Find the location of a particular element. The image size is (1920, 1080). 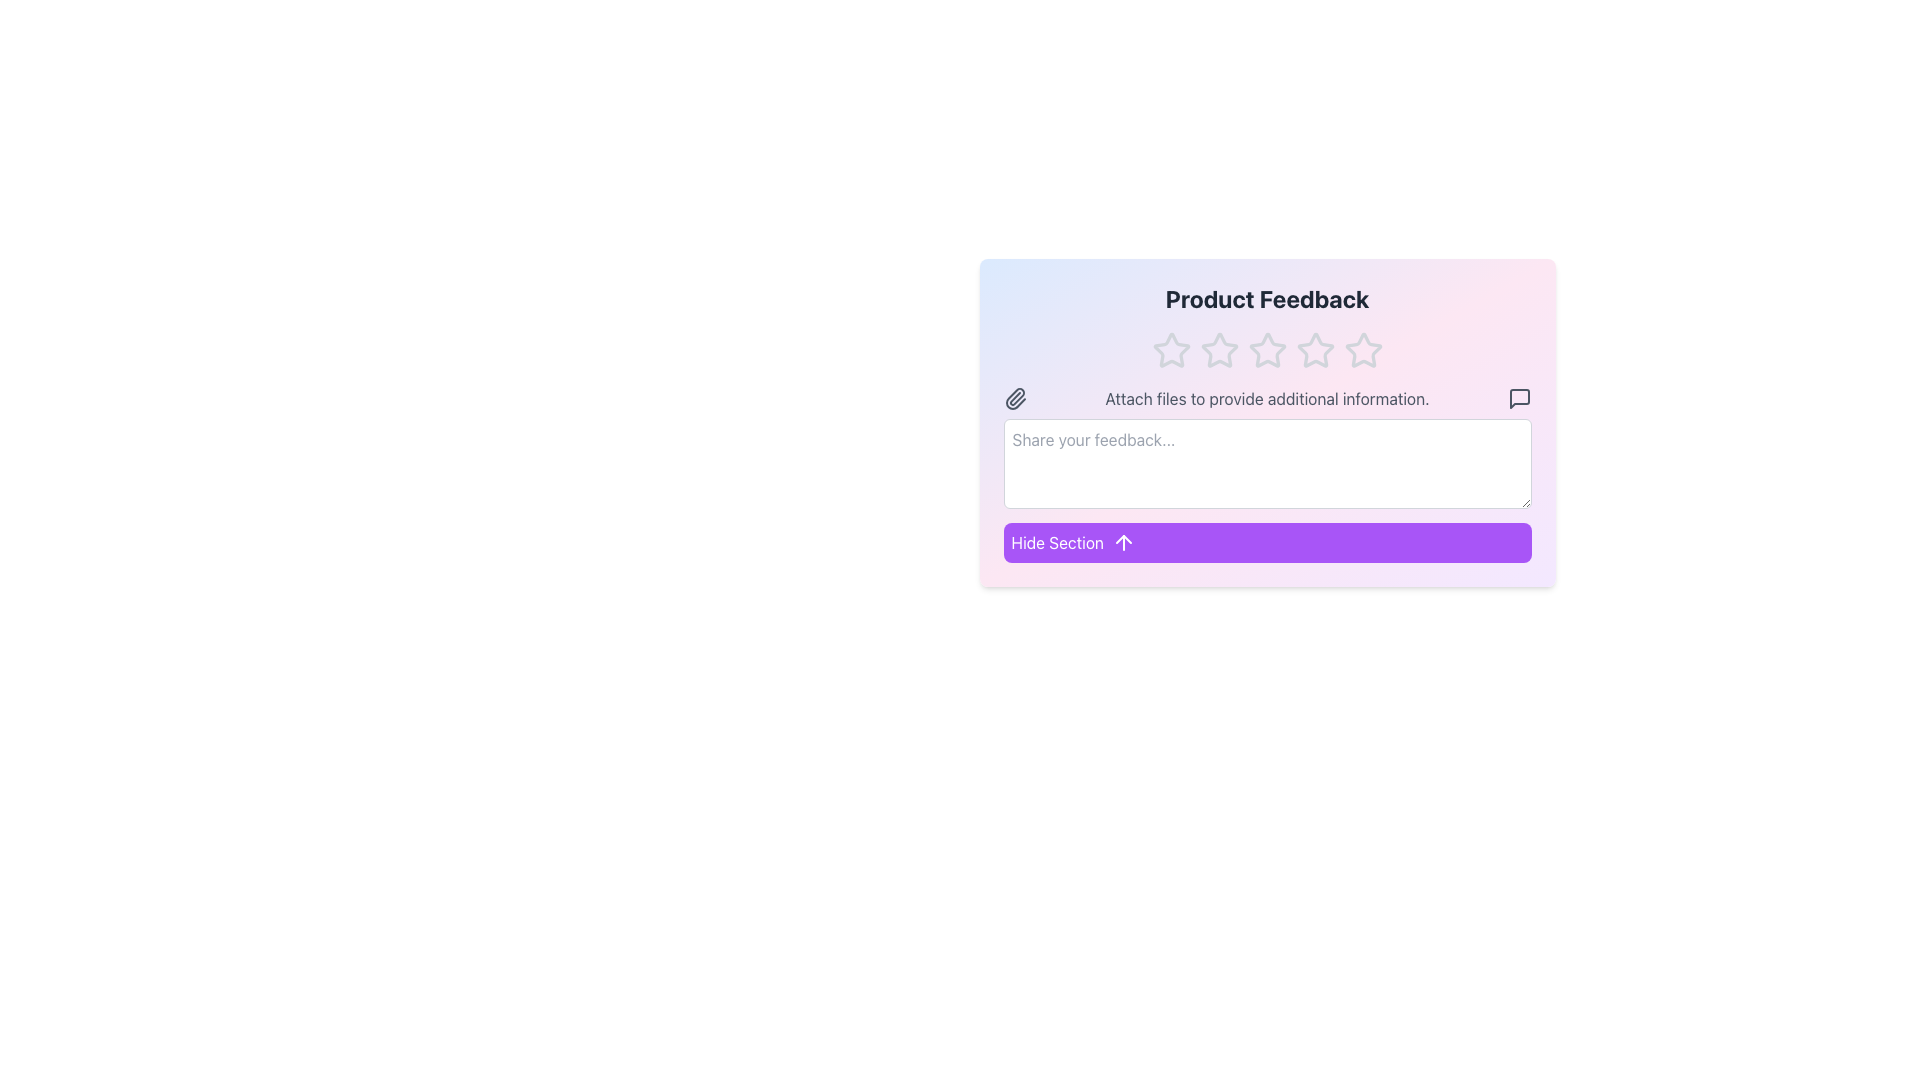

the first star icon from the left in a row of five identical stars located below the 'Product Feedback' heading is located at coordinates (1171, 350).